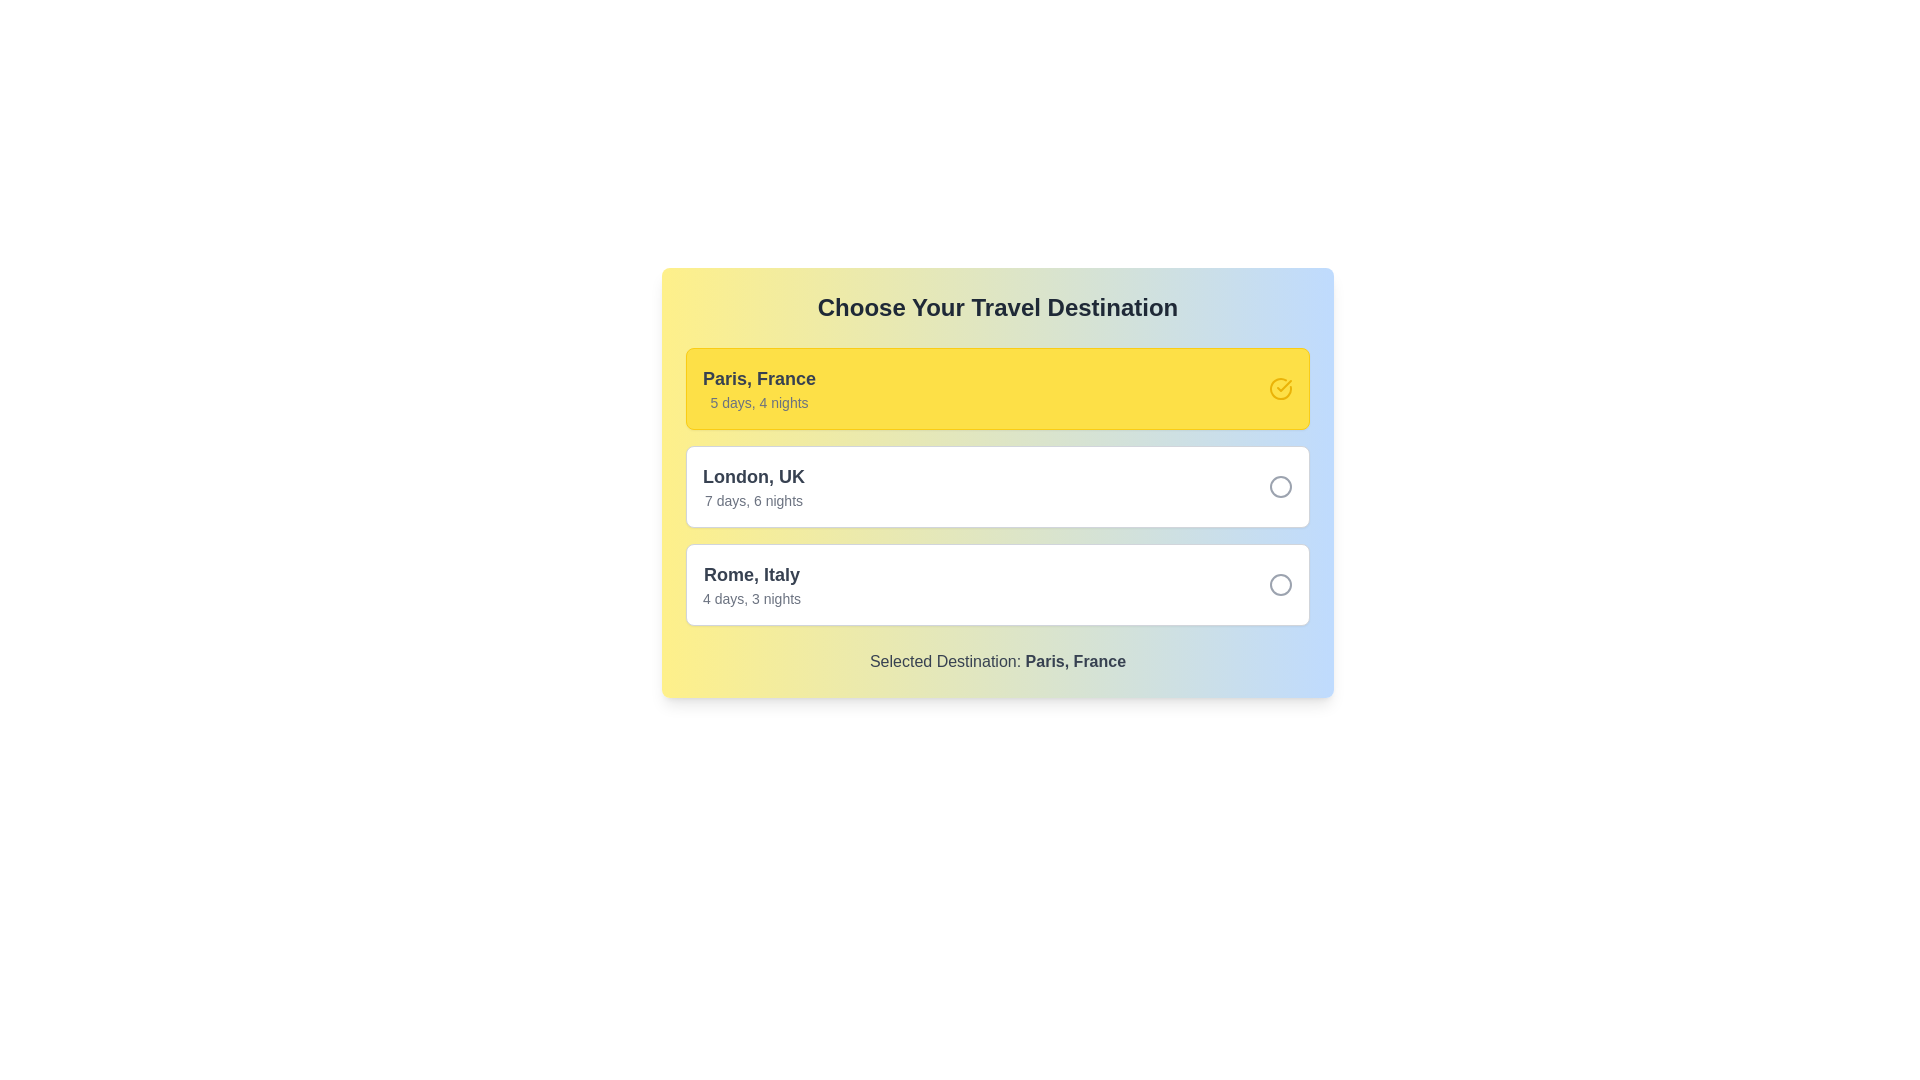 Image resolution: width=1920 pixels, height=1080 pixels. What do you see at coordinates (758, 378) in the screenshot?
I see `the text label displaying the travel destination 'Paris, France', which is centrally placed within the yellow-highlighted first option of the list of destinations` at bounding box center [758, 378].